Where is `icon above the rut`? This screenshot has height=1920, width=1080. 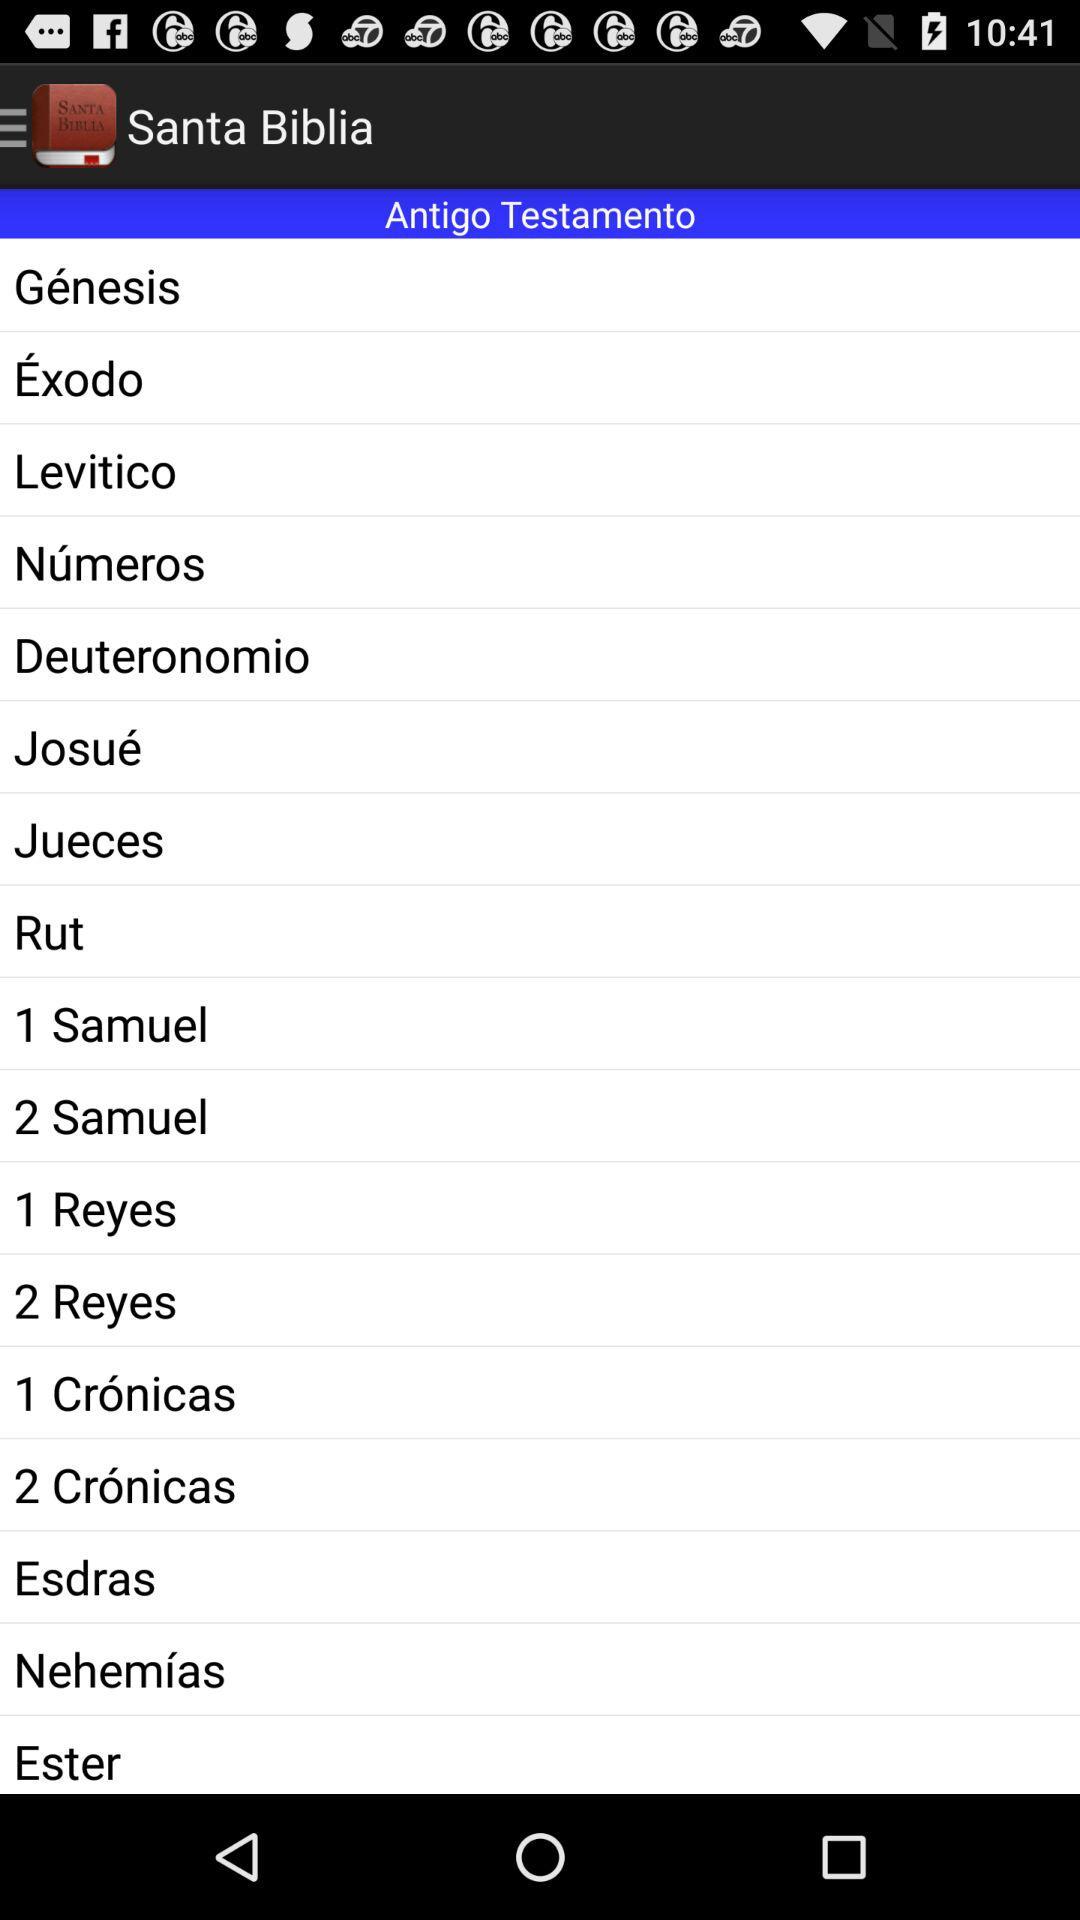
icon above the rut is located at coordinates (540, 838).